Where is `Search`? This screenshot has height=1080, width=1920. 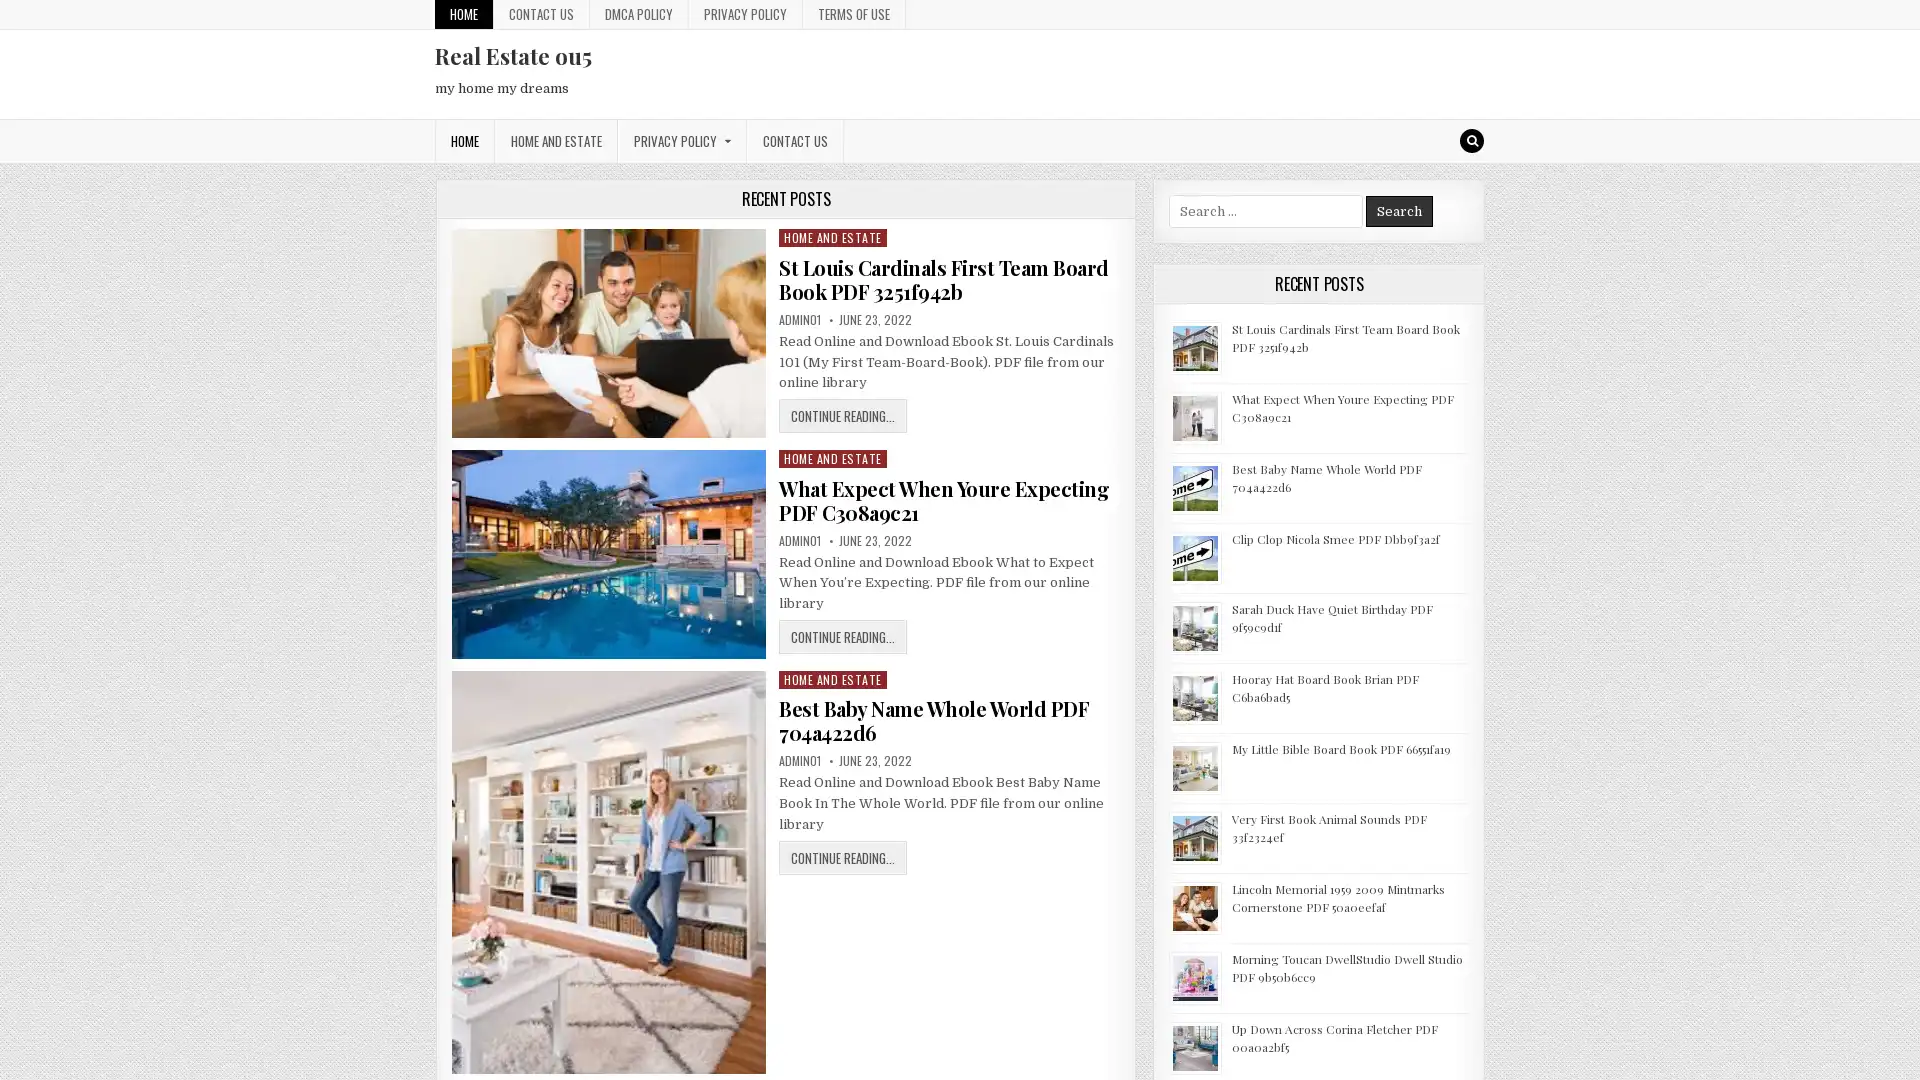
Search is located at coordinates (1398, 211).